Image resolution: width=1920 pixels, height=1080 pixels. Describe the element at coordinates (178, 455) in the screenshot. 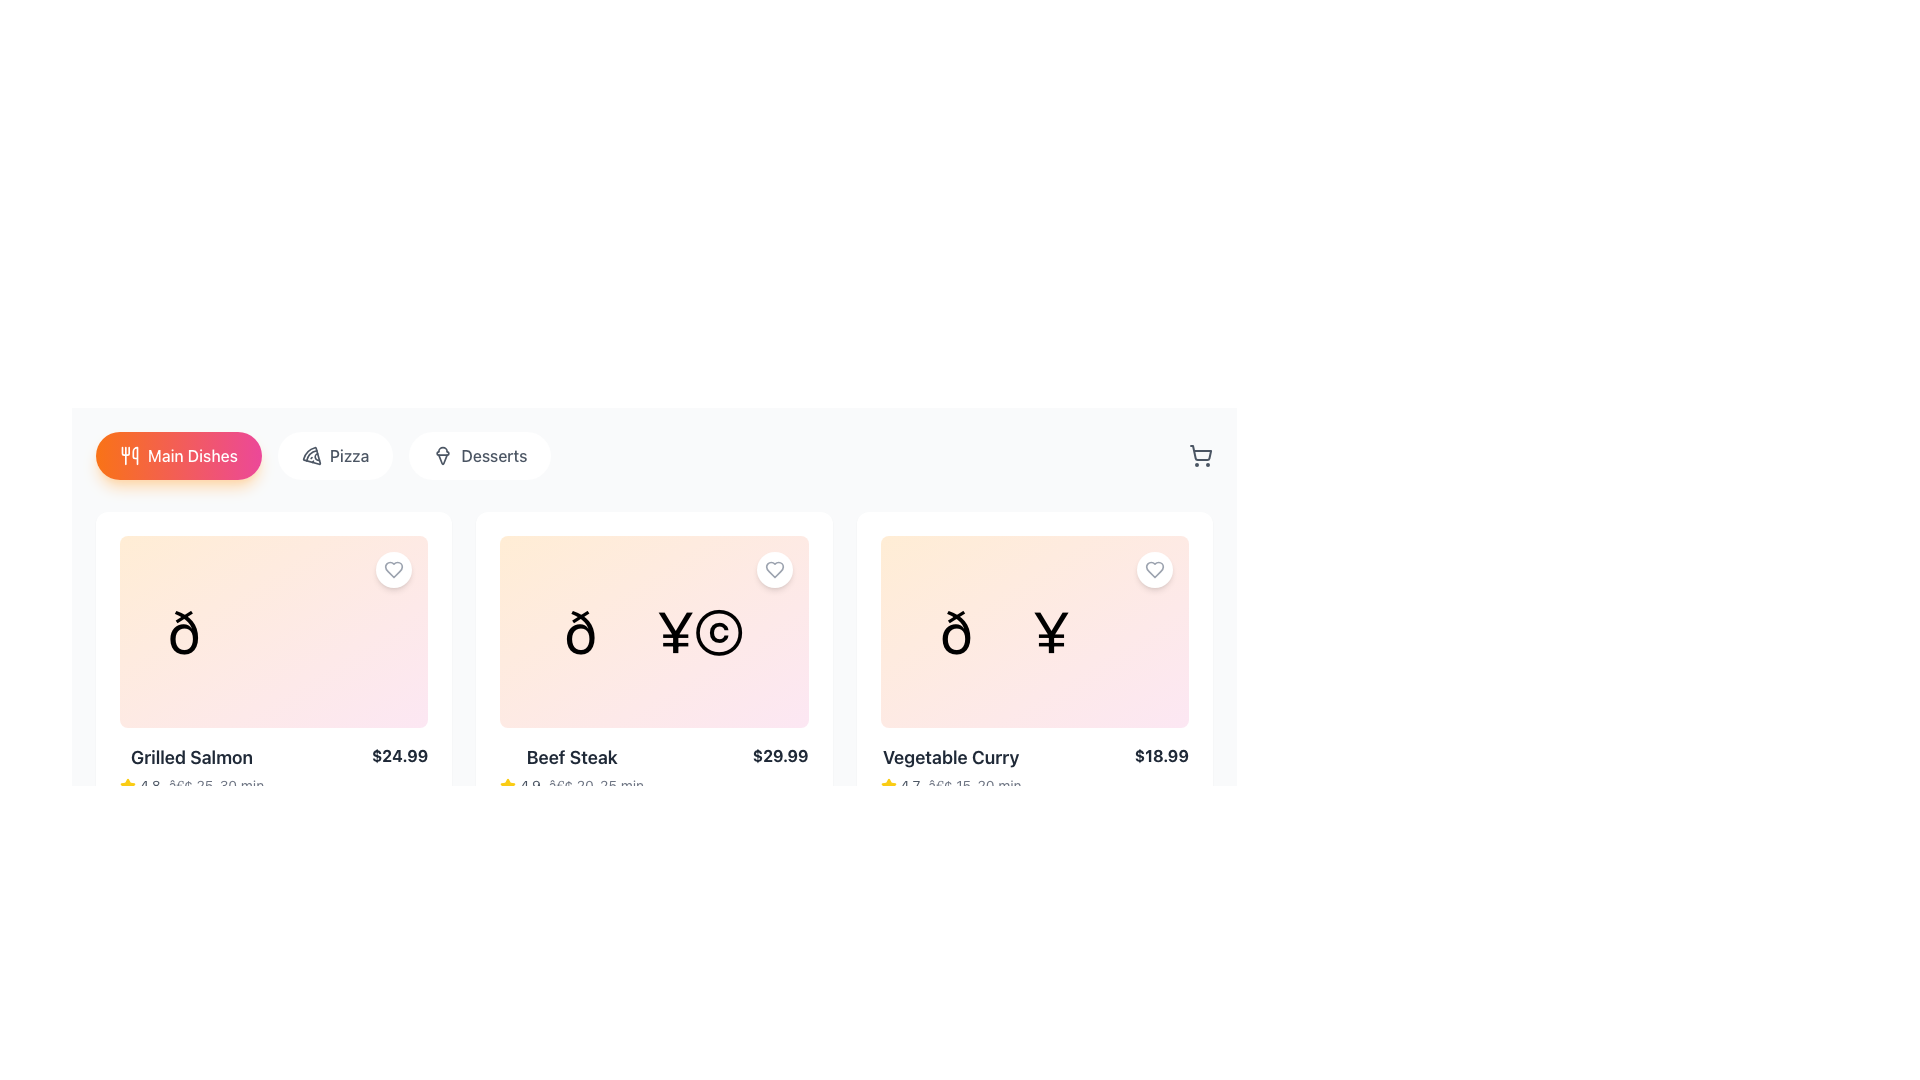

I see `the 'Main Dishes' button, which is a rounded rectangle with a gradient background from orange to pink, featuring a white utensils icon and white text on the right` at that location.